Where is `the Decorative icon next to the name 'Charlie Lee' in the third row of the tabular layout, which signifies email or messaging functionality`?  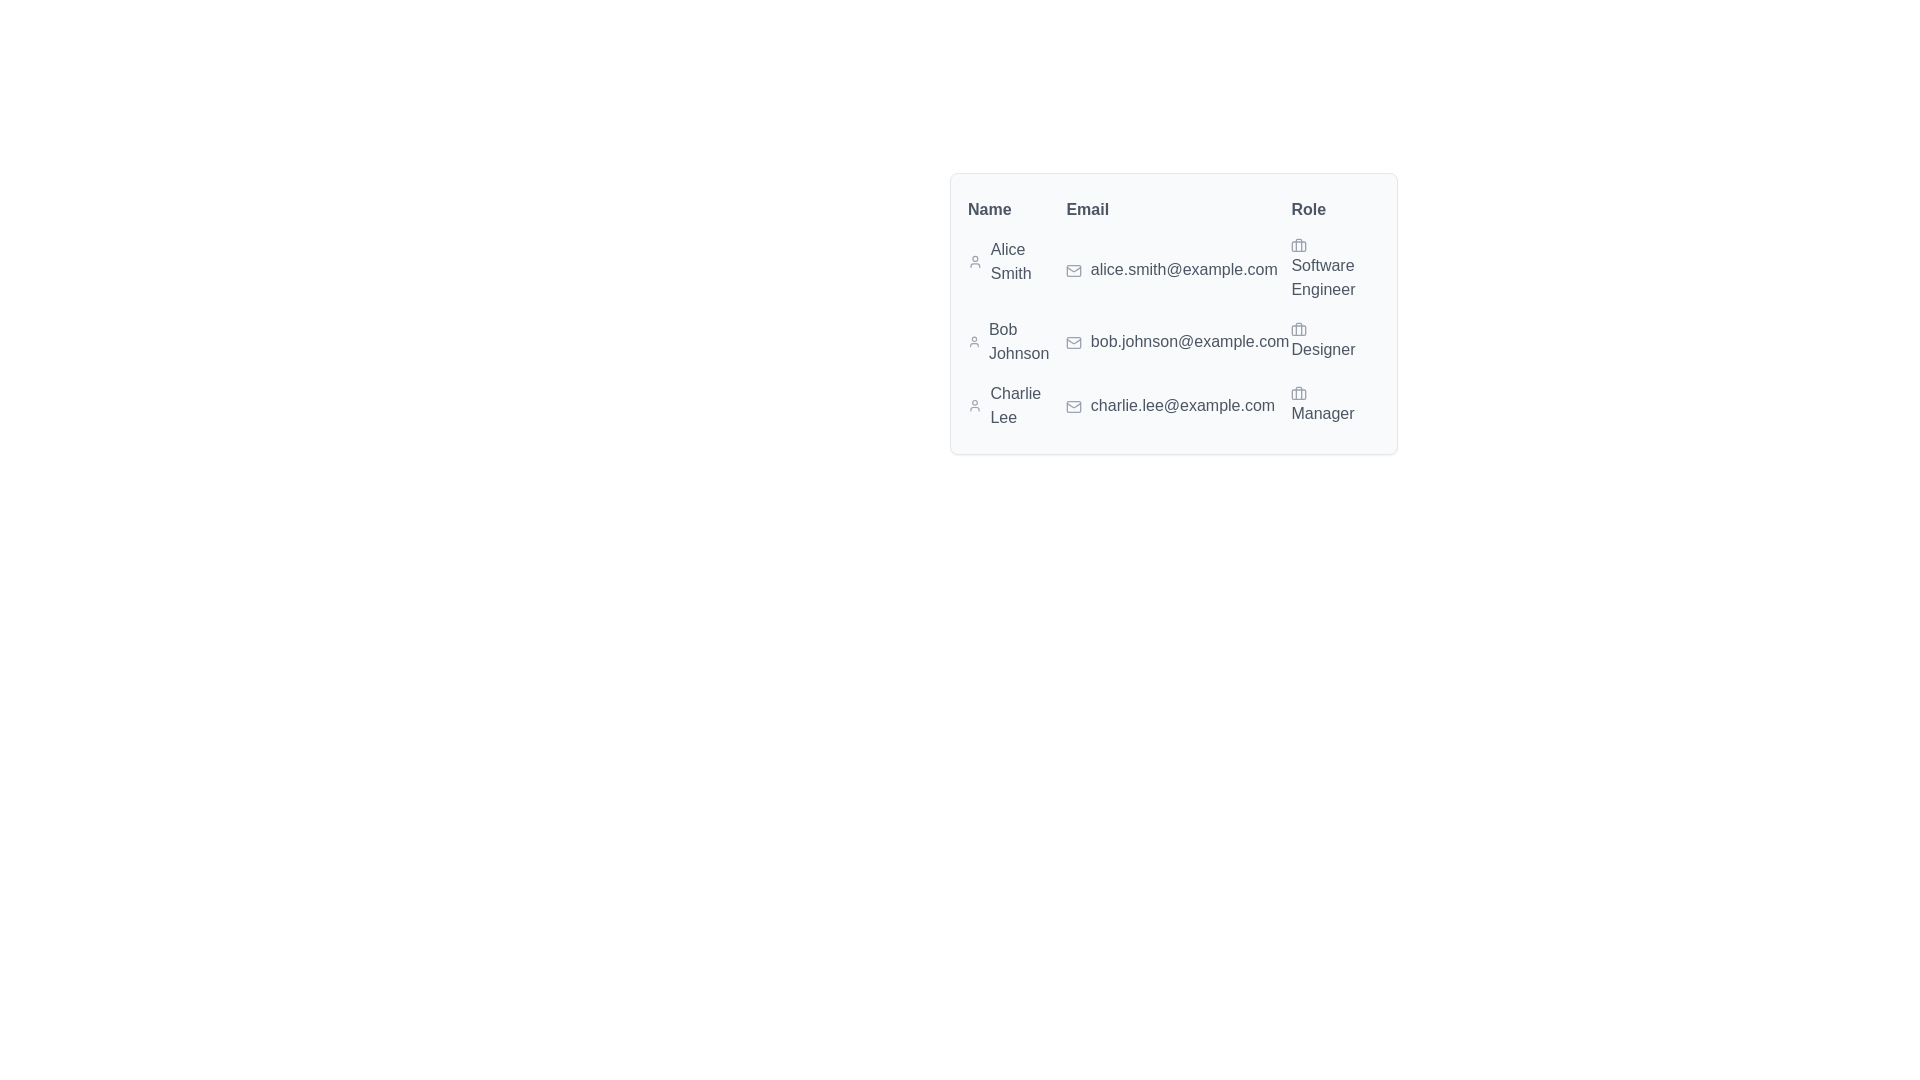 the Decorative icon next to the name 'Charlie Lee' in the third row of the tabular layout, which signifies email or messaging functionality is located at coordinates (1073, 405).